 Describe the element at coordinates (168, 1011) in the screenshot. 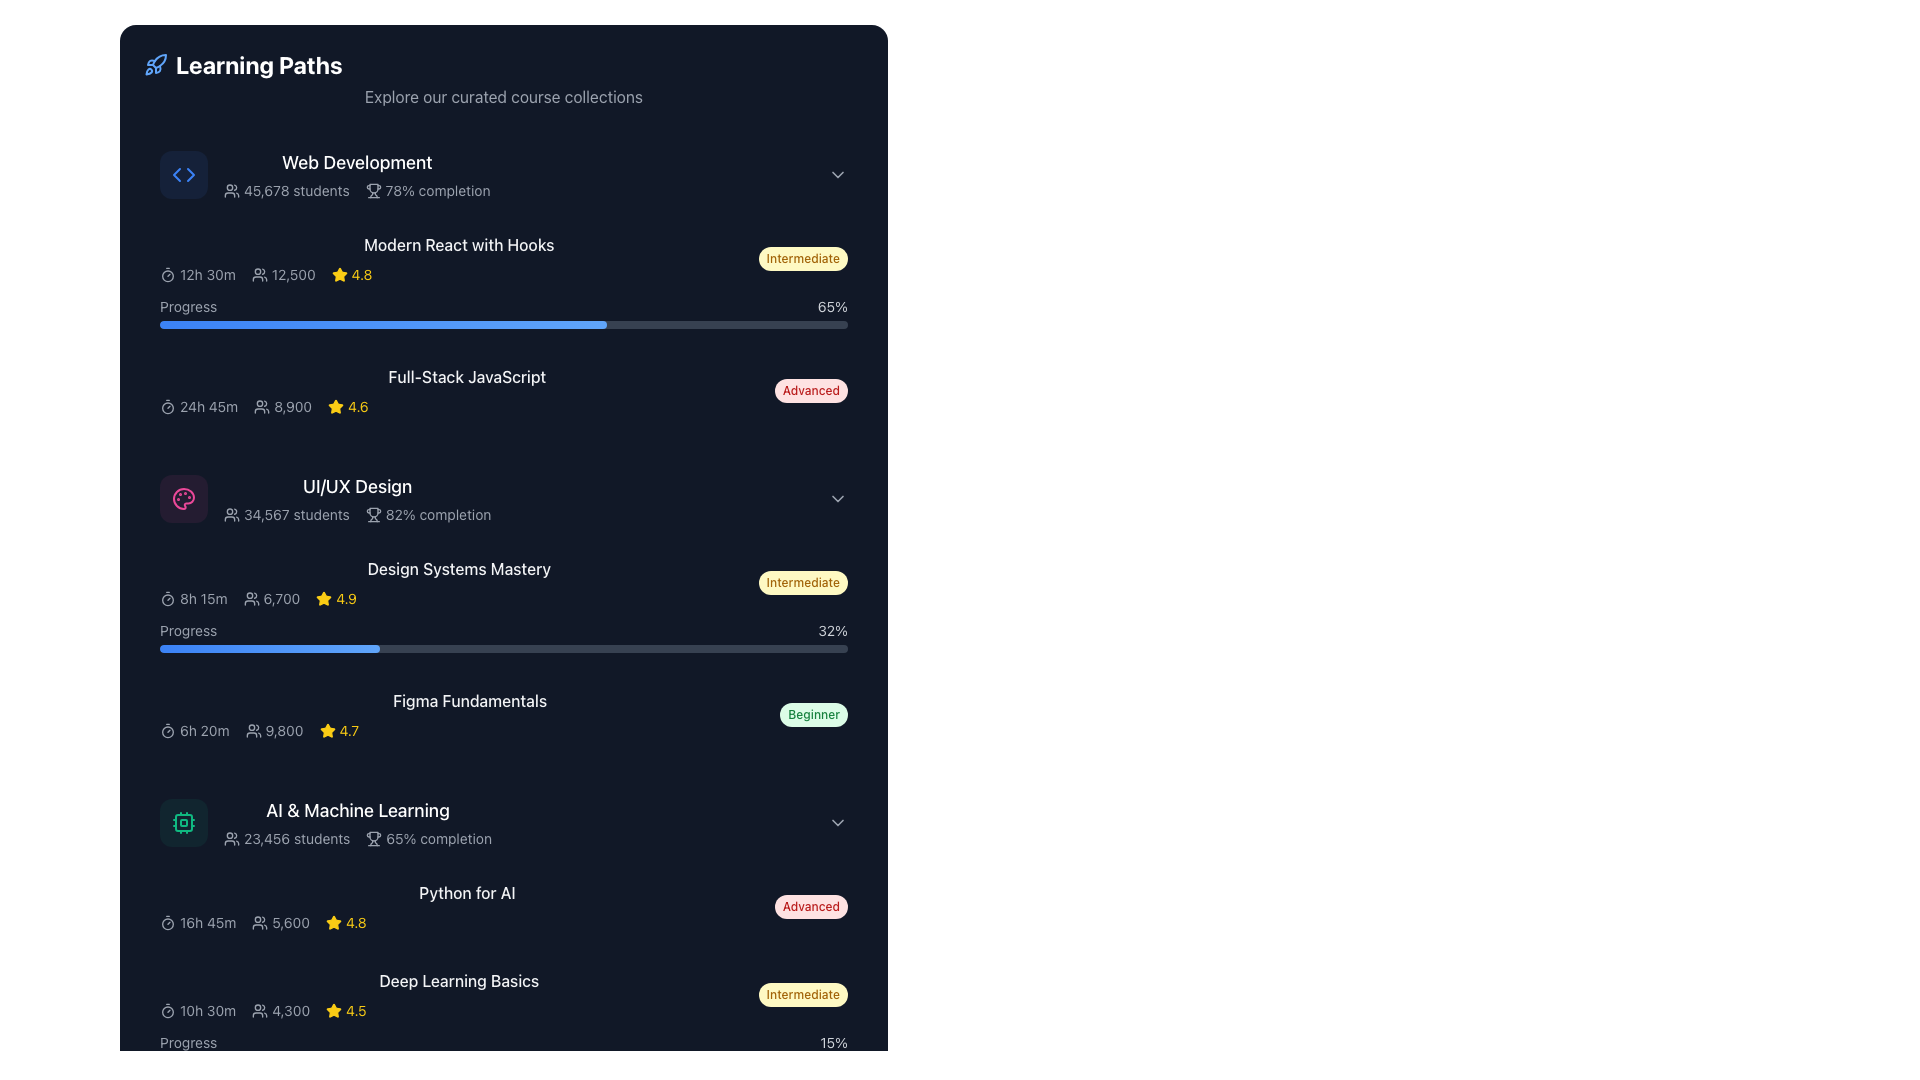

I see `the circular component of the timer icon located to the left of the '10h 30m' text in the 'Deep Learning Basics' section` at that location.